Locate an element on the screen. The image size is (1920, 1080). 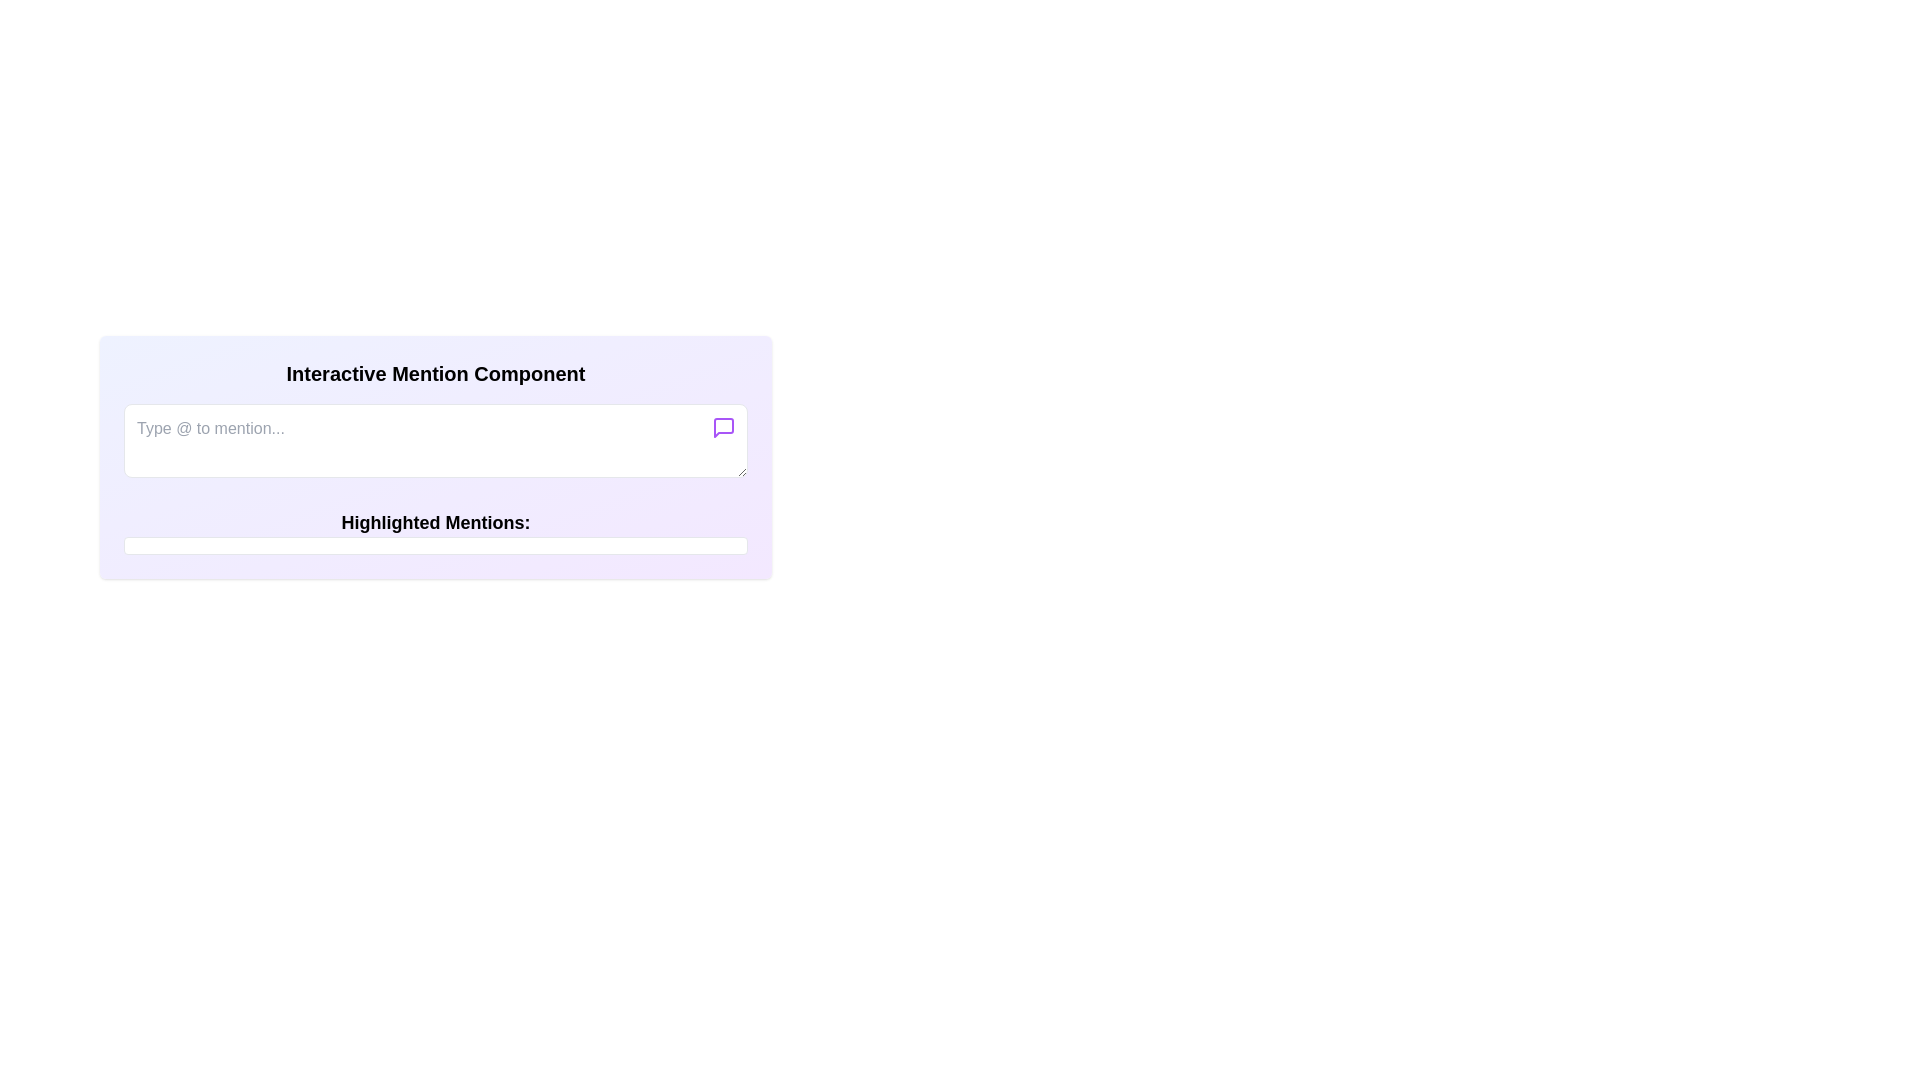
the SVG graphical icon representing a speech bubble located at the top-right corner of the text input field is located at coordinates (723, 427).